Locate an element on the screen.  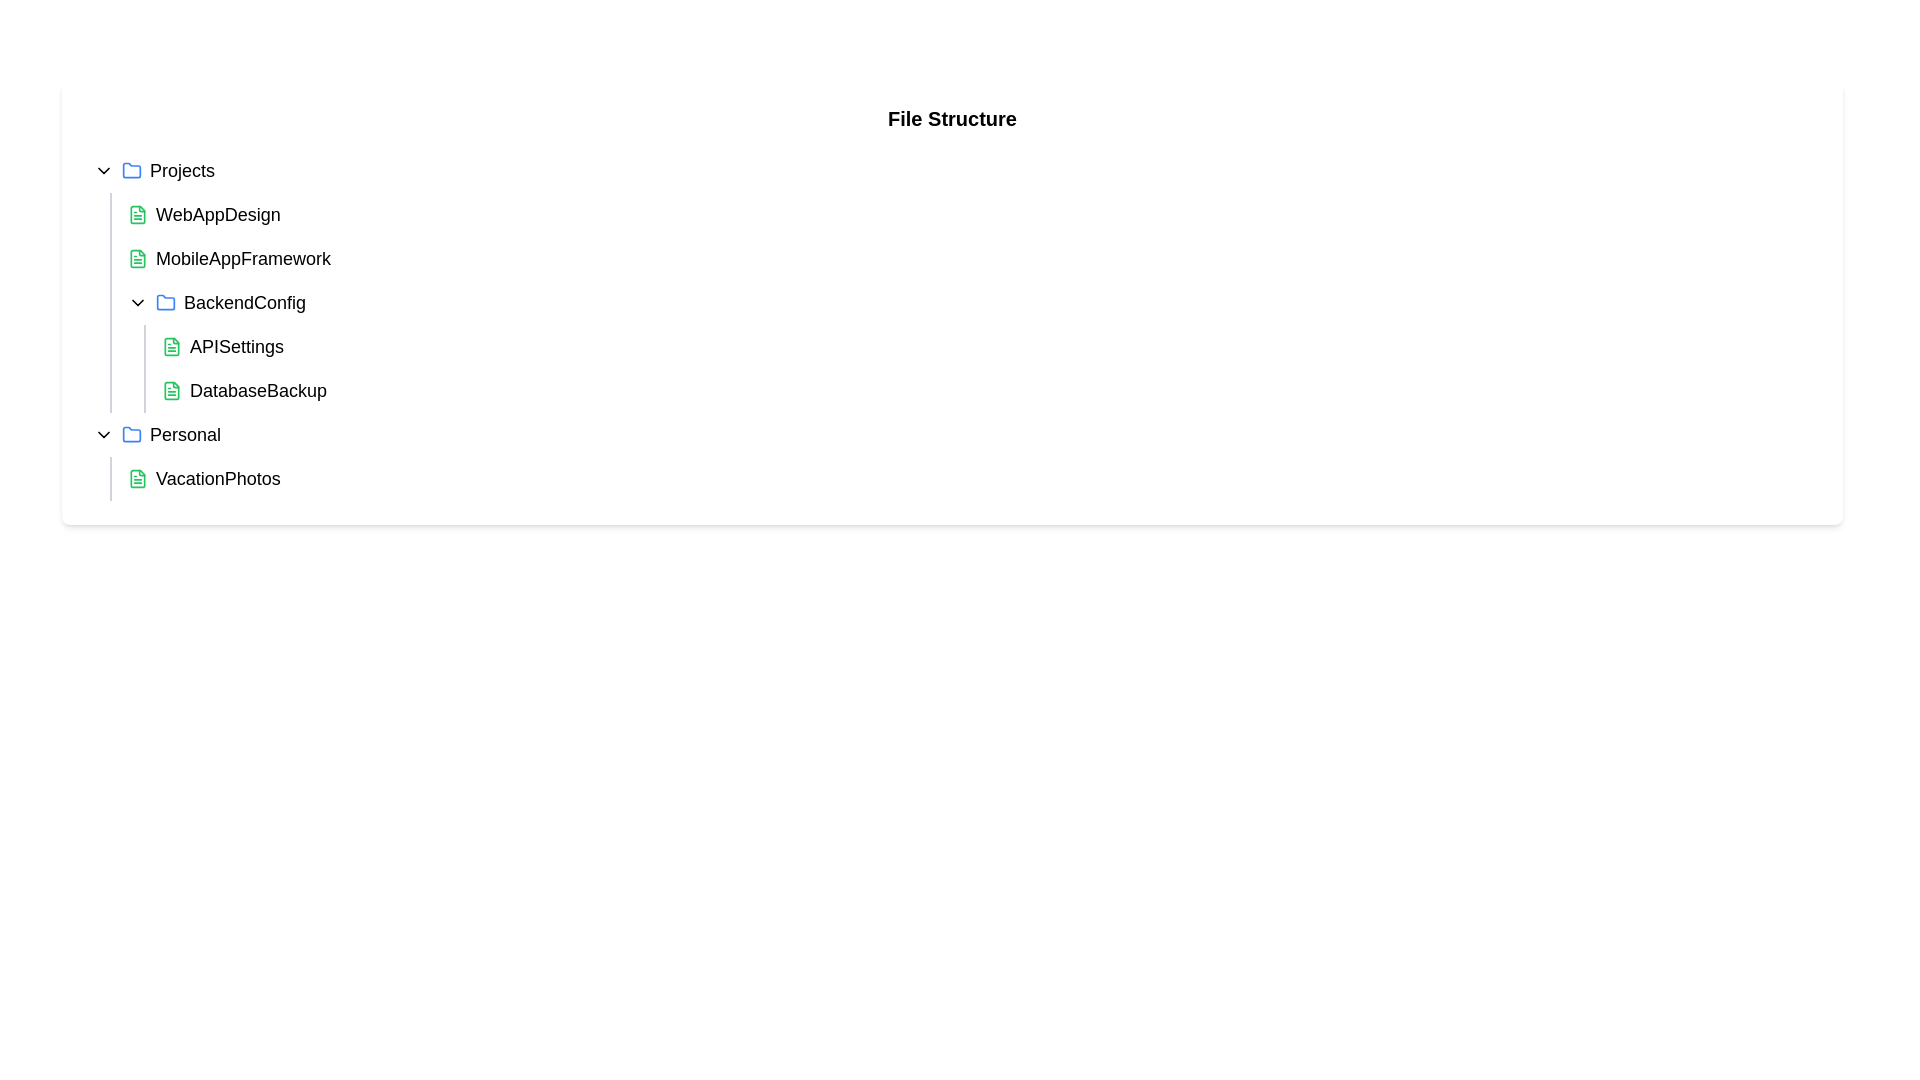
the text label for 'DatabaseBackup', which is the second item under the 'BackendConfig' folder in the file structure view, to possibly see additional details is located at coordinates (257, 390).